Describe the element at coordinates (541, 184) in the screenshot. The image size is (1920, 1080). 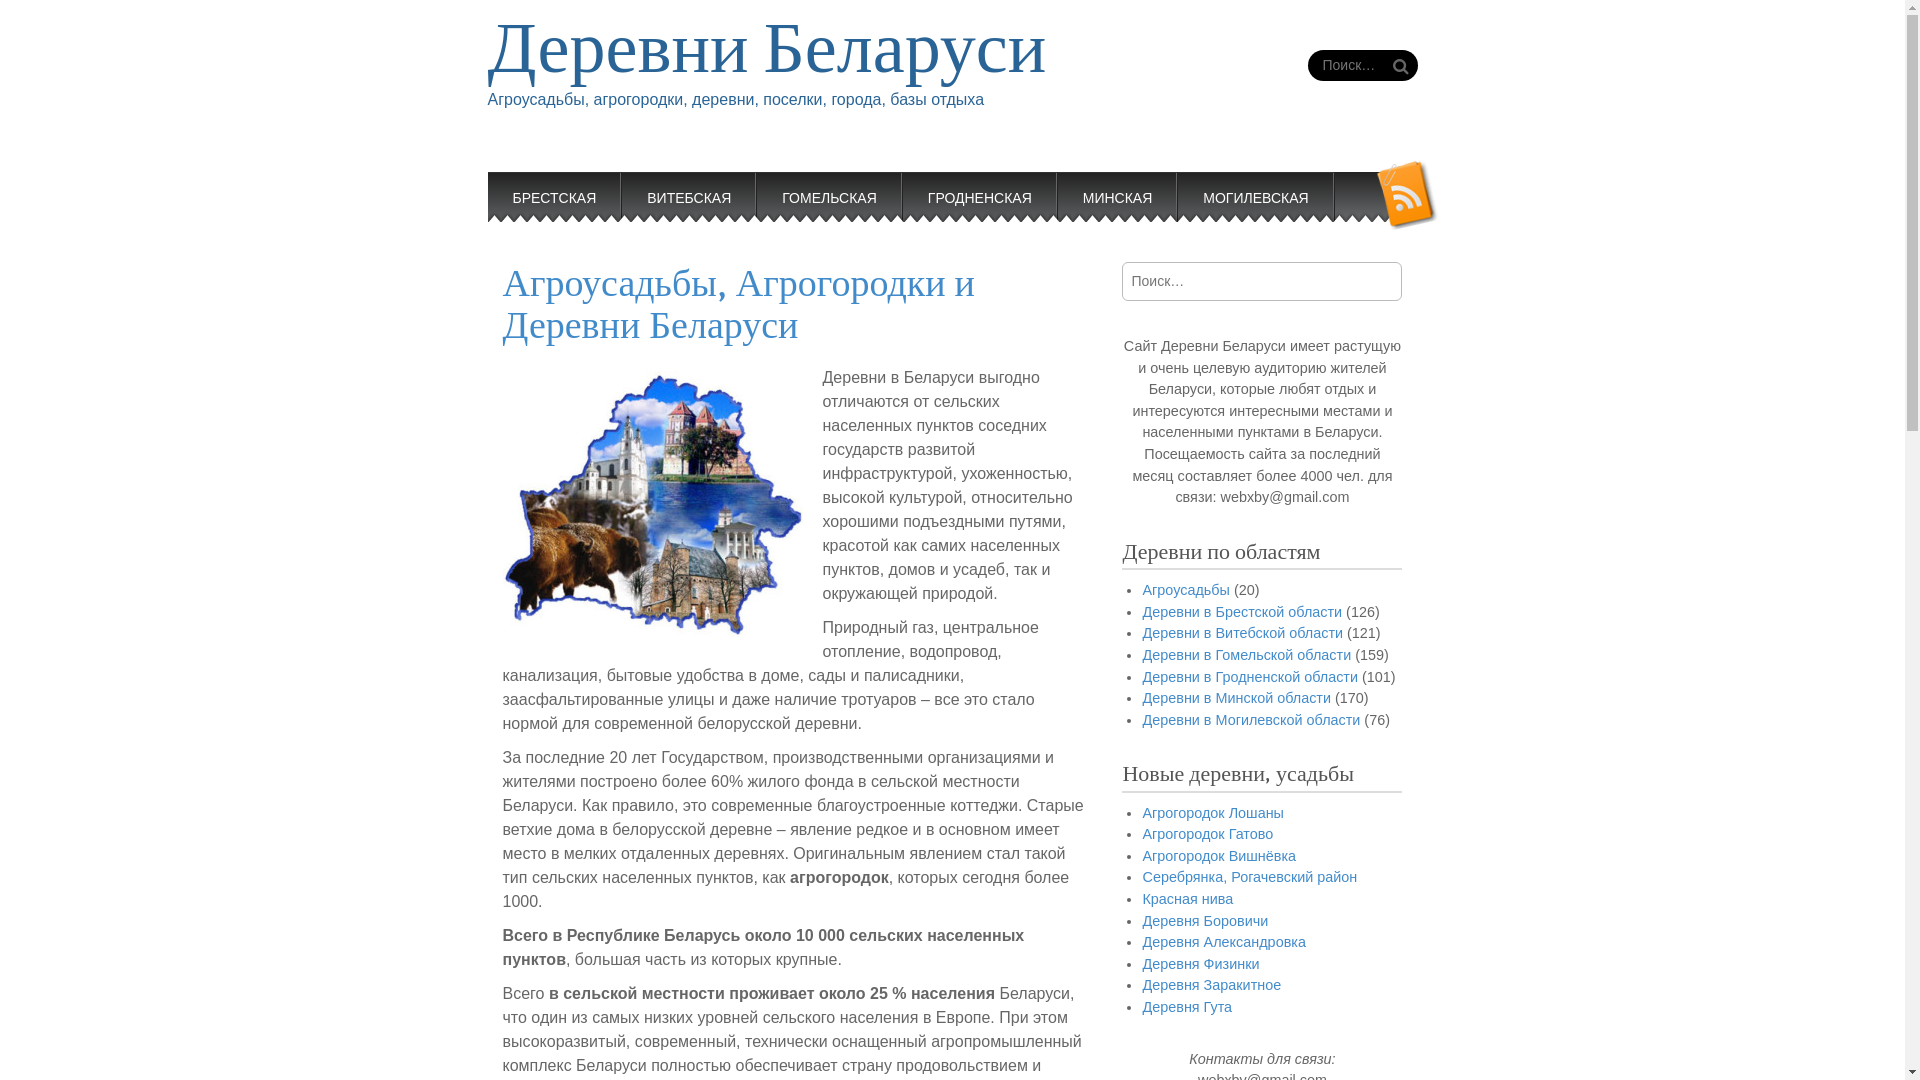
I see `'Skip to content'` at that location.